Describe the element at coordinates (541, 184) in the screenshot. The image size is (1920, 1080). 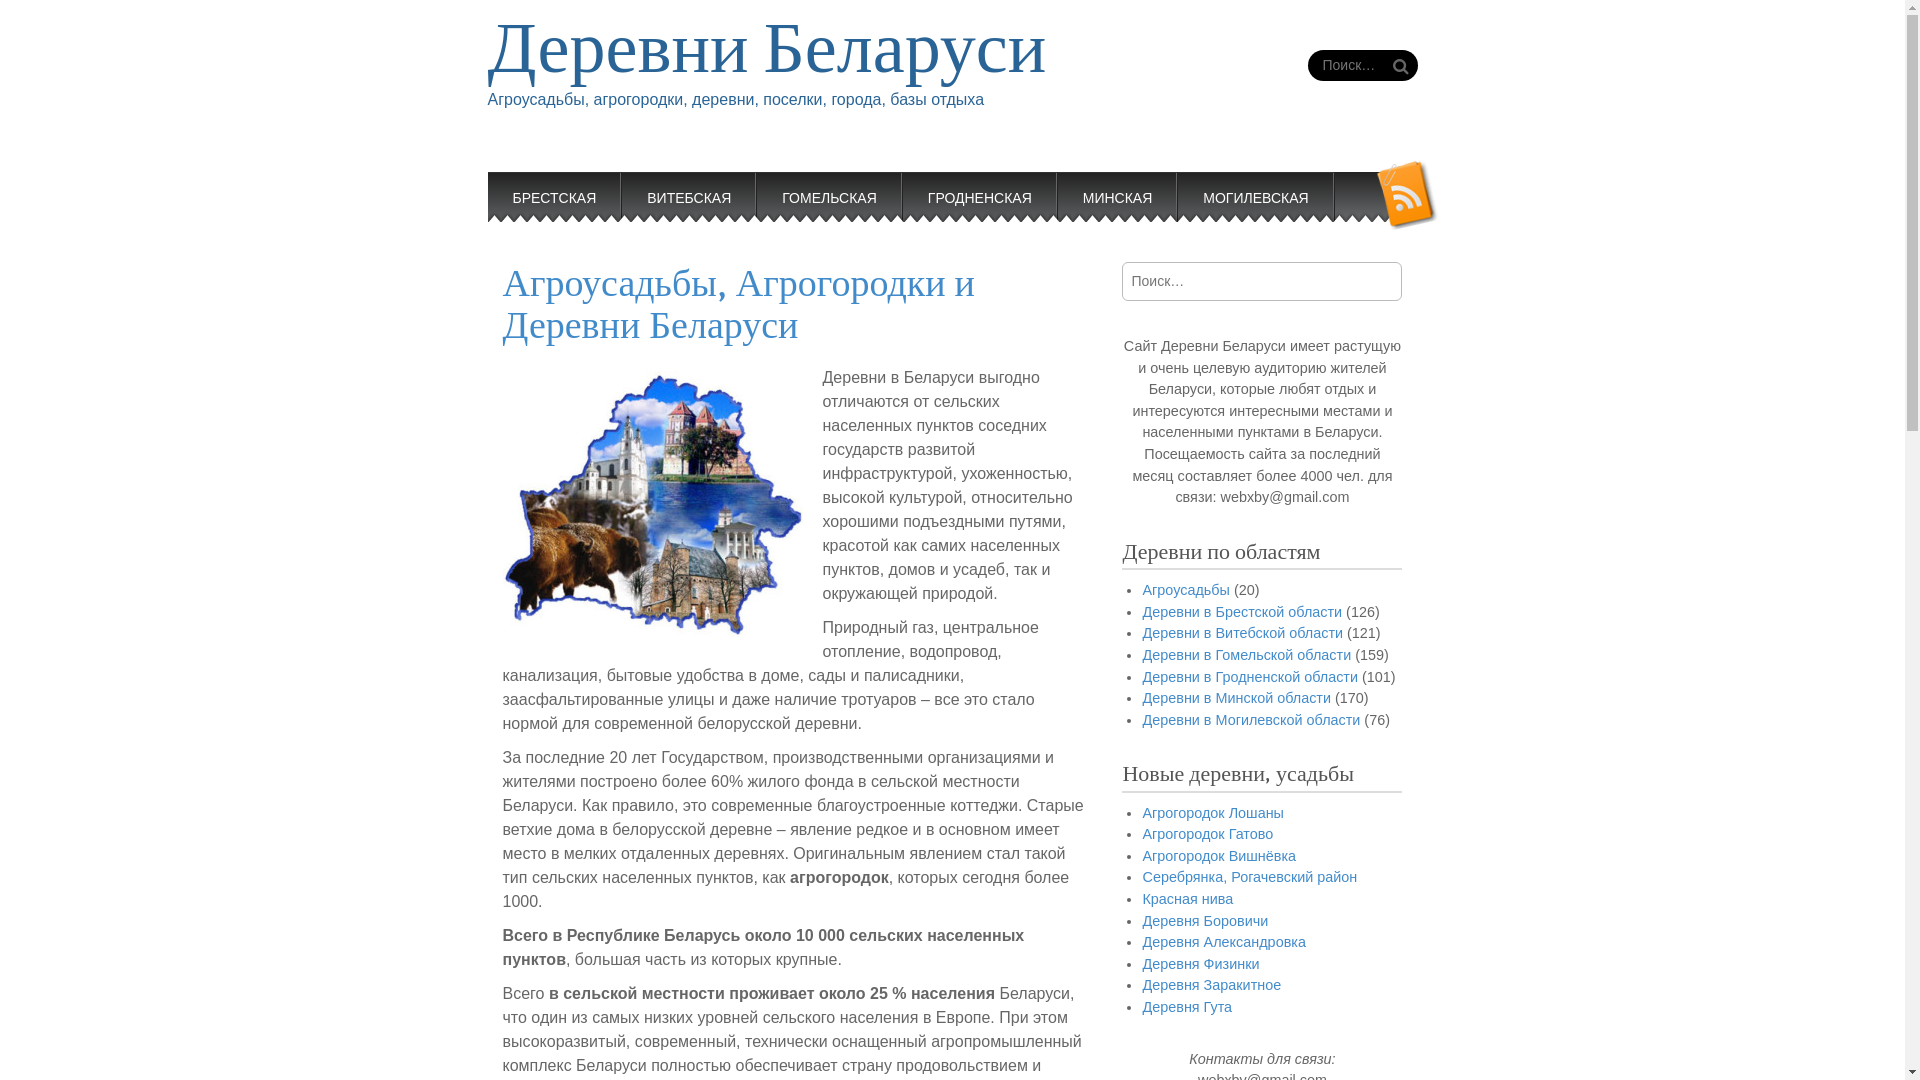
I see `'Skip to content'` at that location.